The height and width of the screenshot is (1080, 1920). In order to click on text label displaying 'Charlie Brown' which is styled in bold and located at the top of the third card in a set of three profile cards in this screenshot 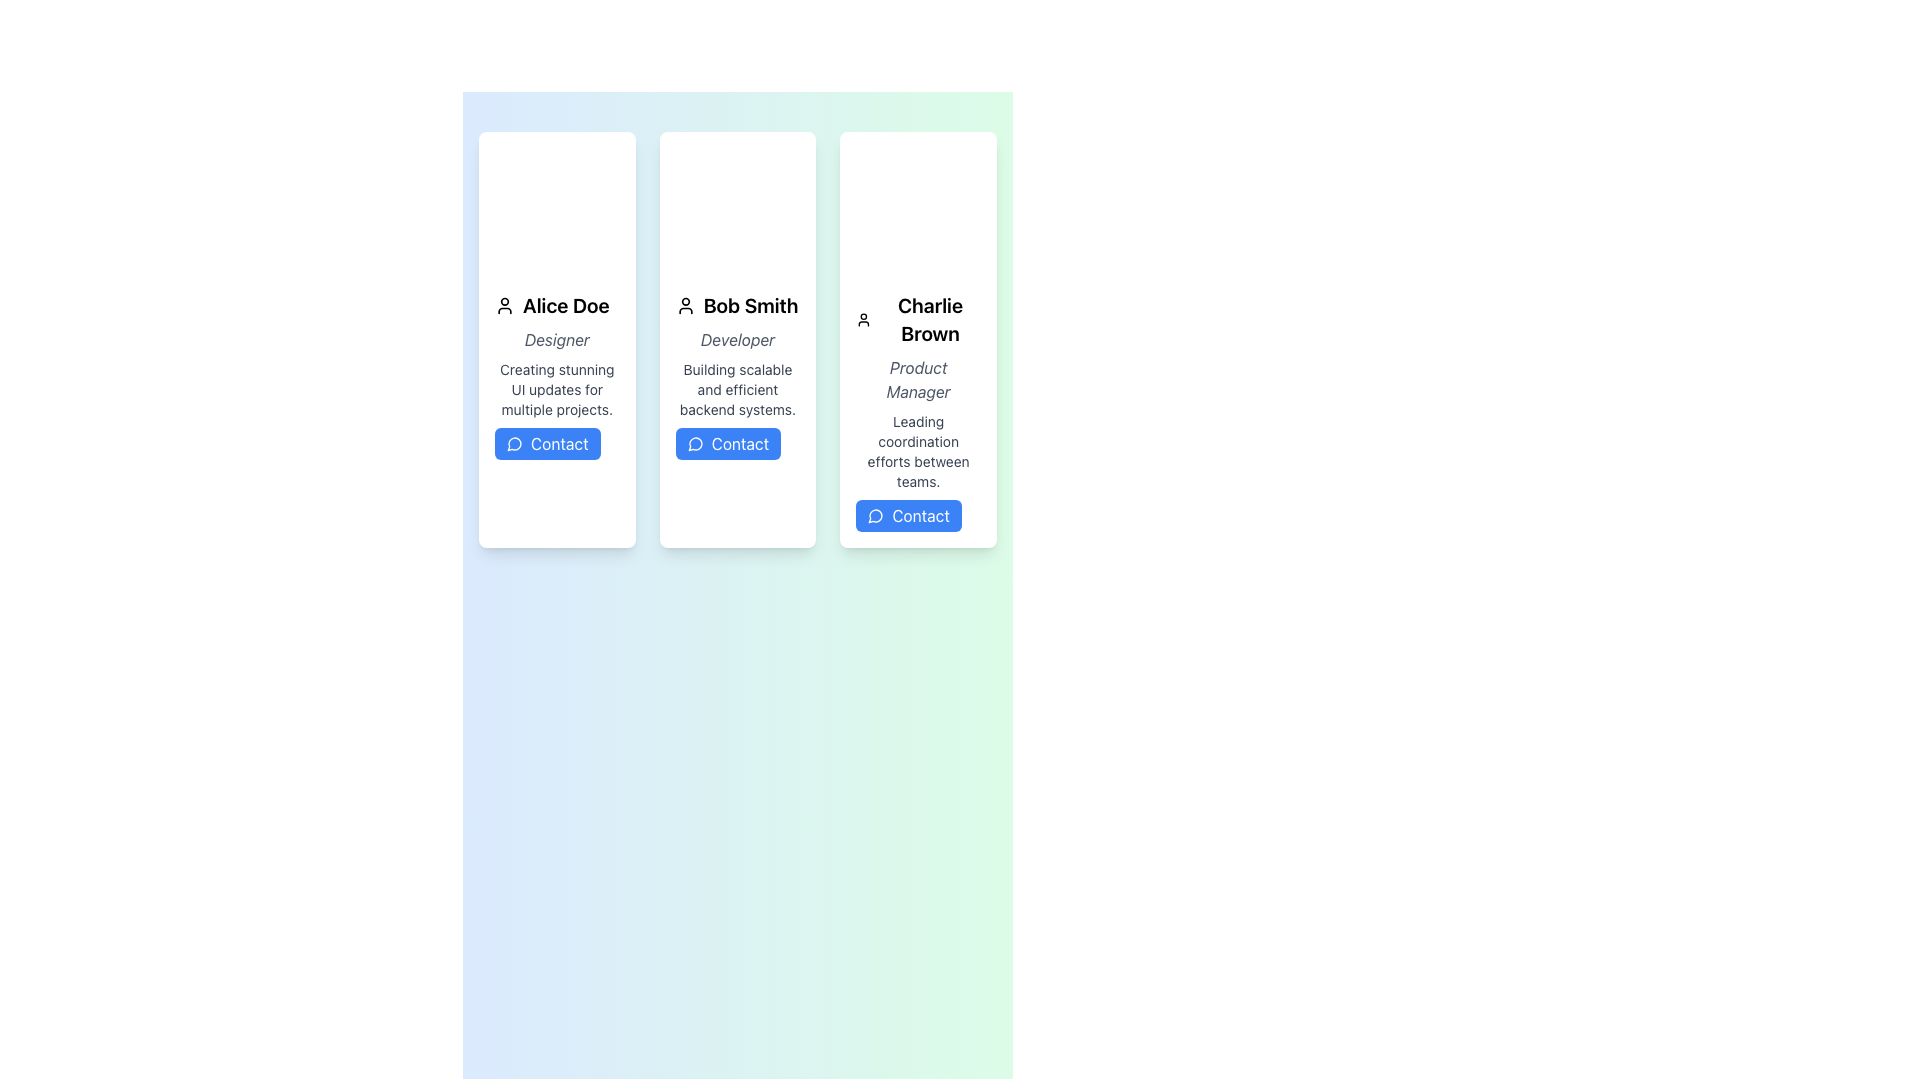, I will do `click(917, 319)`.